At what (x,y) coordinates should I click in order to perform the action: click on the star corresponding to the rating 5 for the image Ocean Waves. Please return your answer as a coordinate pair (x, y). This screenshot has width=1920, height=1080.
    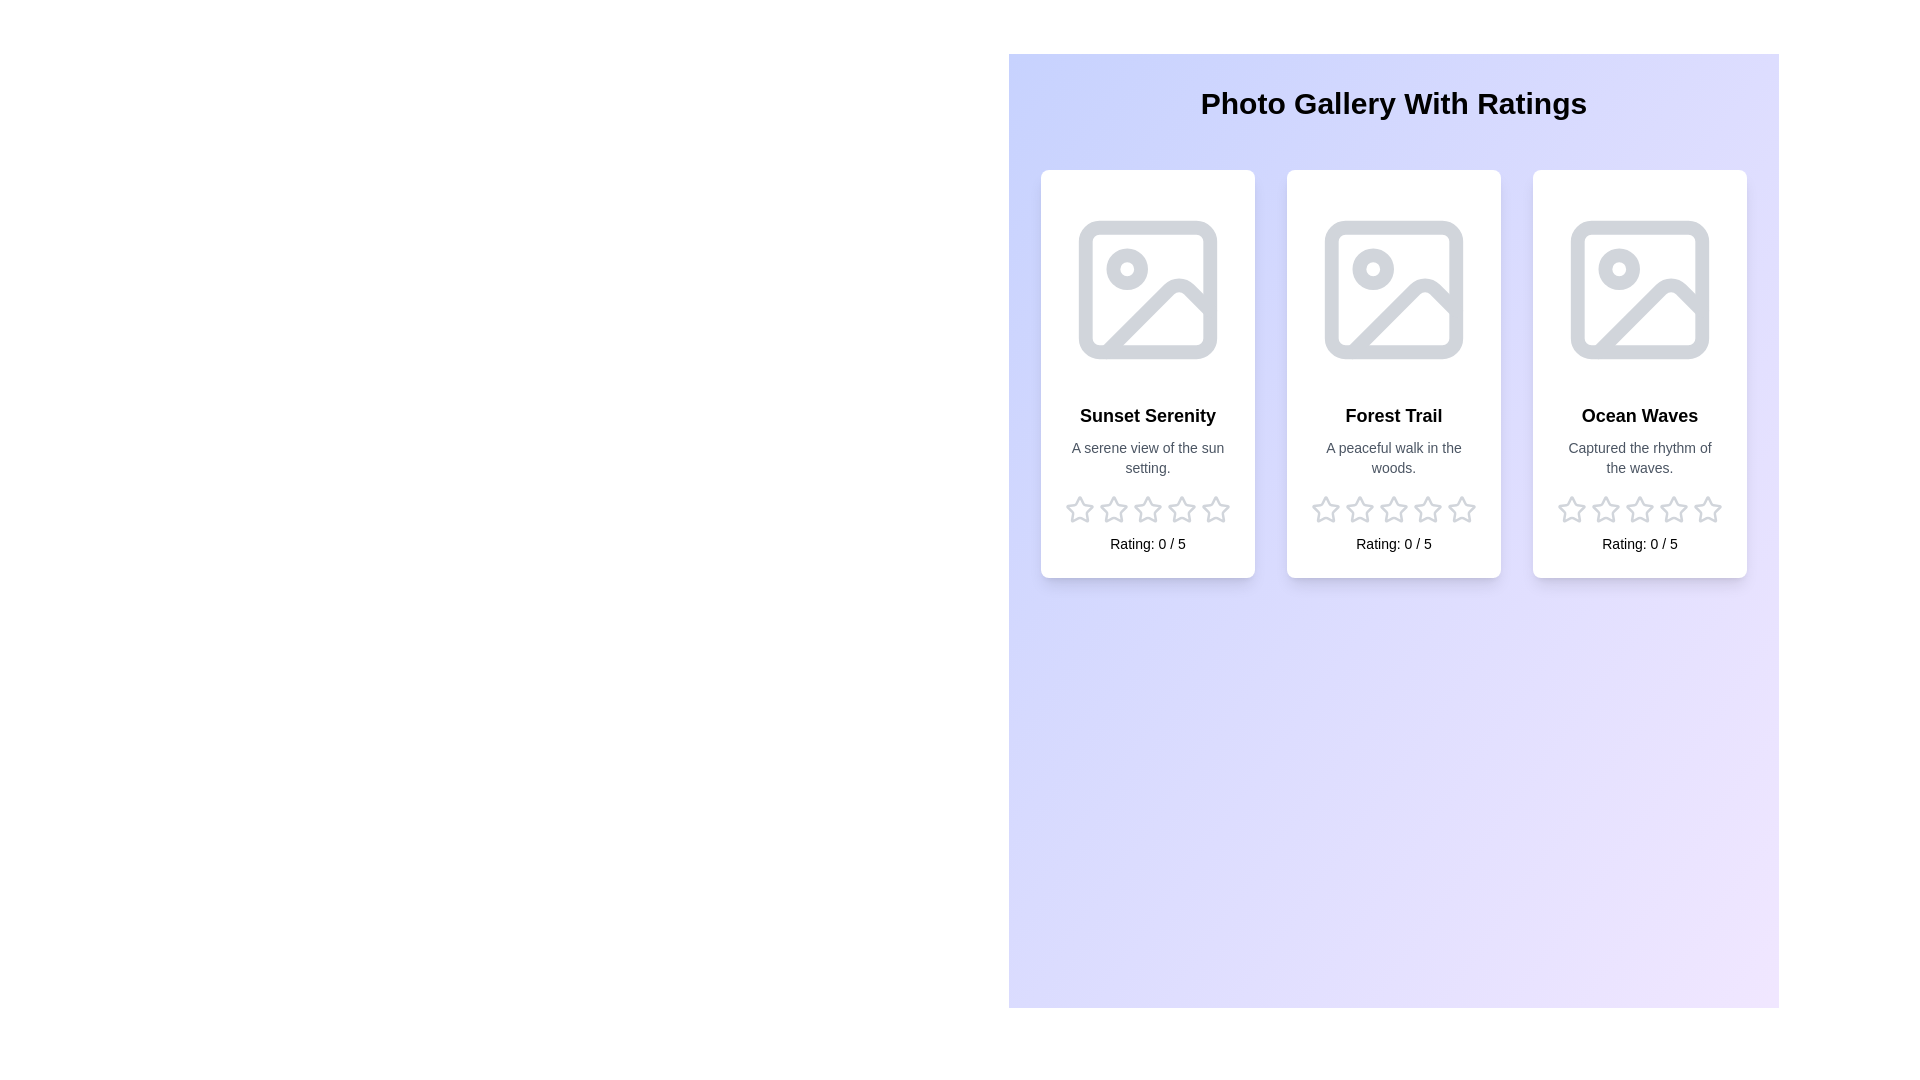
    Looking at the image, I should click on (1707, 508).